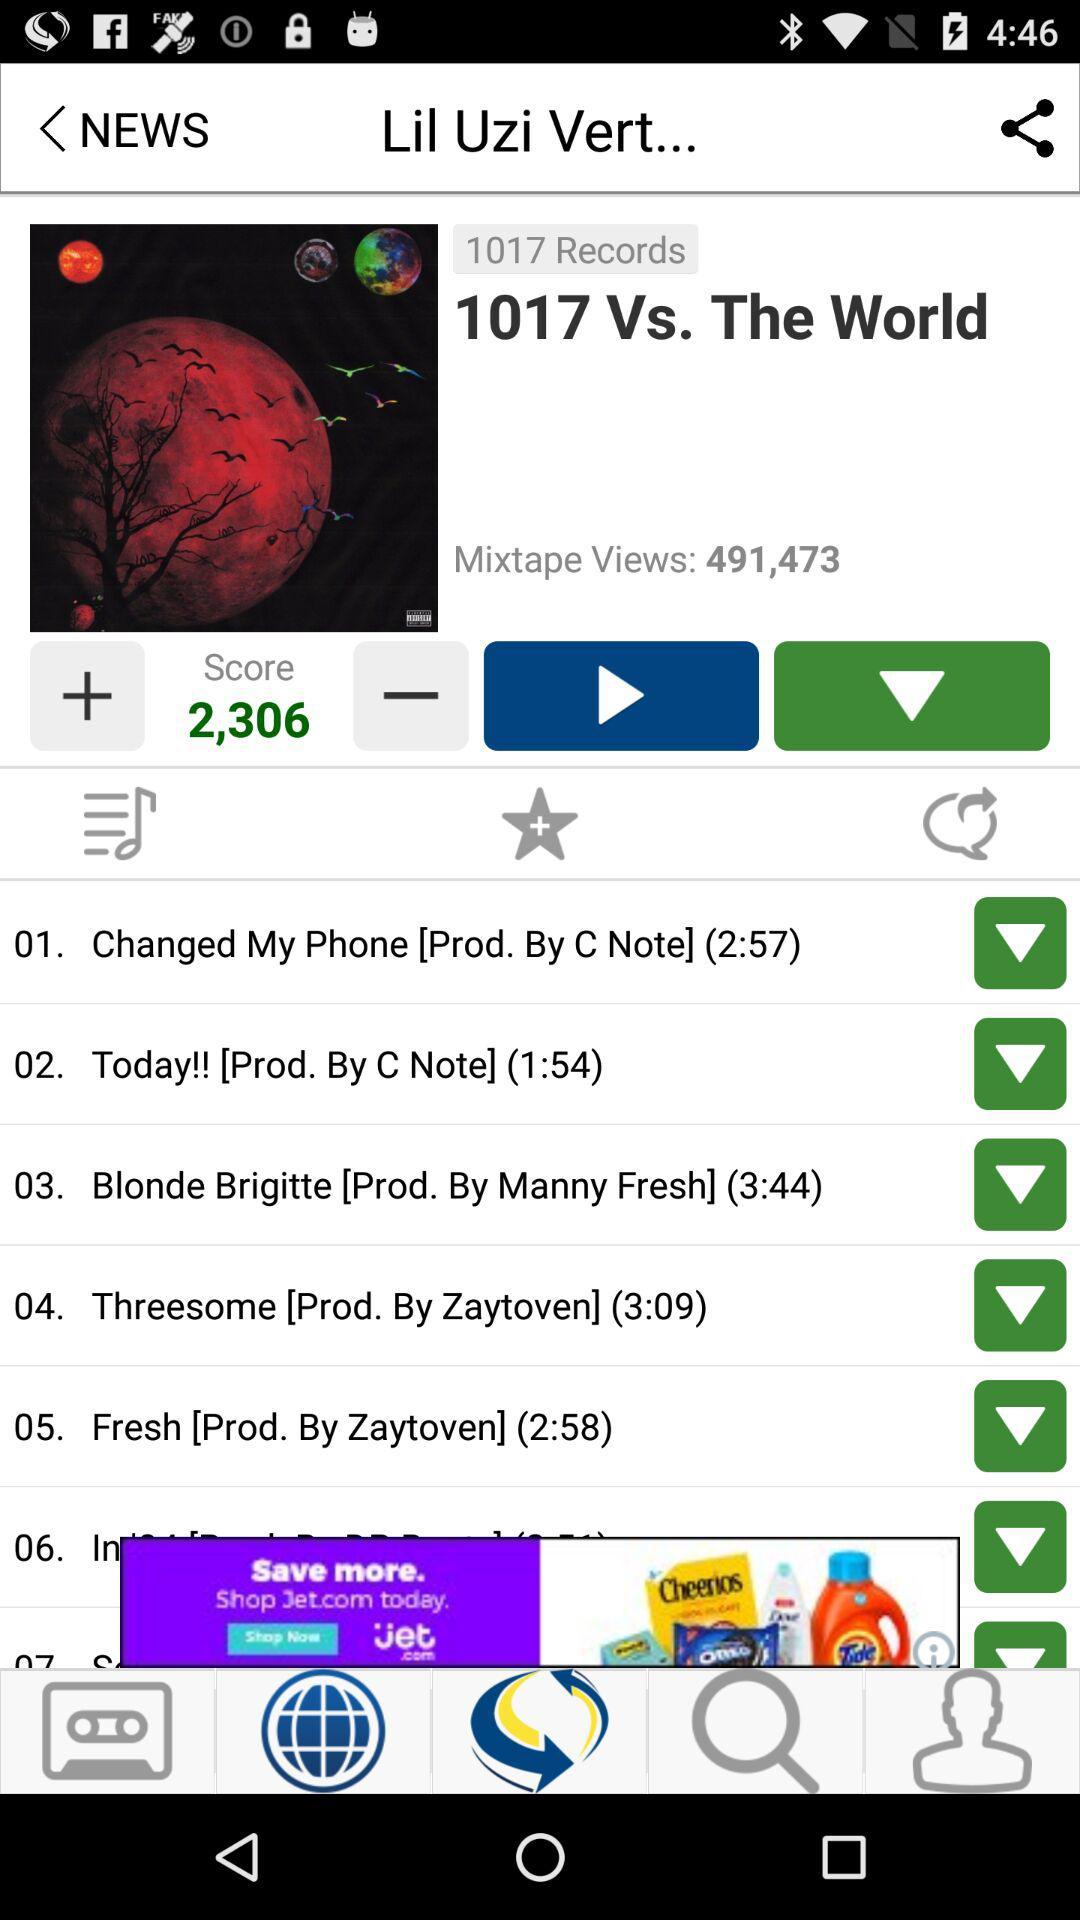 This screenshot has height=1920, width=1080. Describe the element at coordinates (540, 823) in the screenshot. I see `score botton` at that location.